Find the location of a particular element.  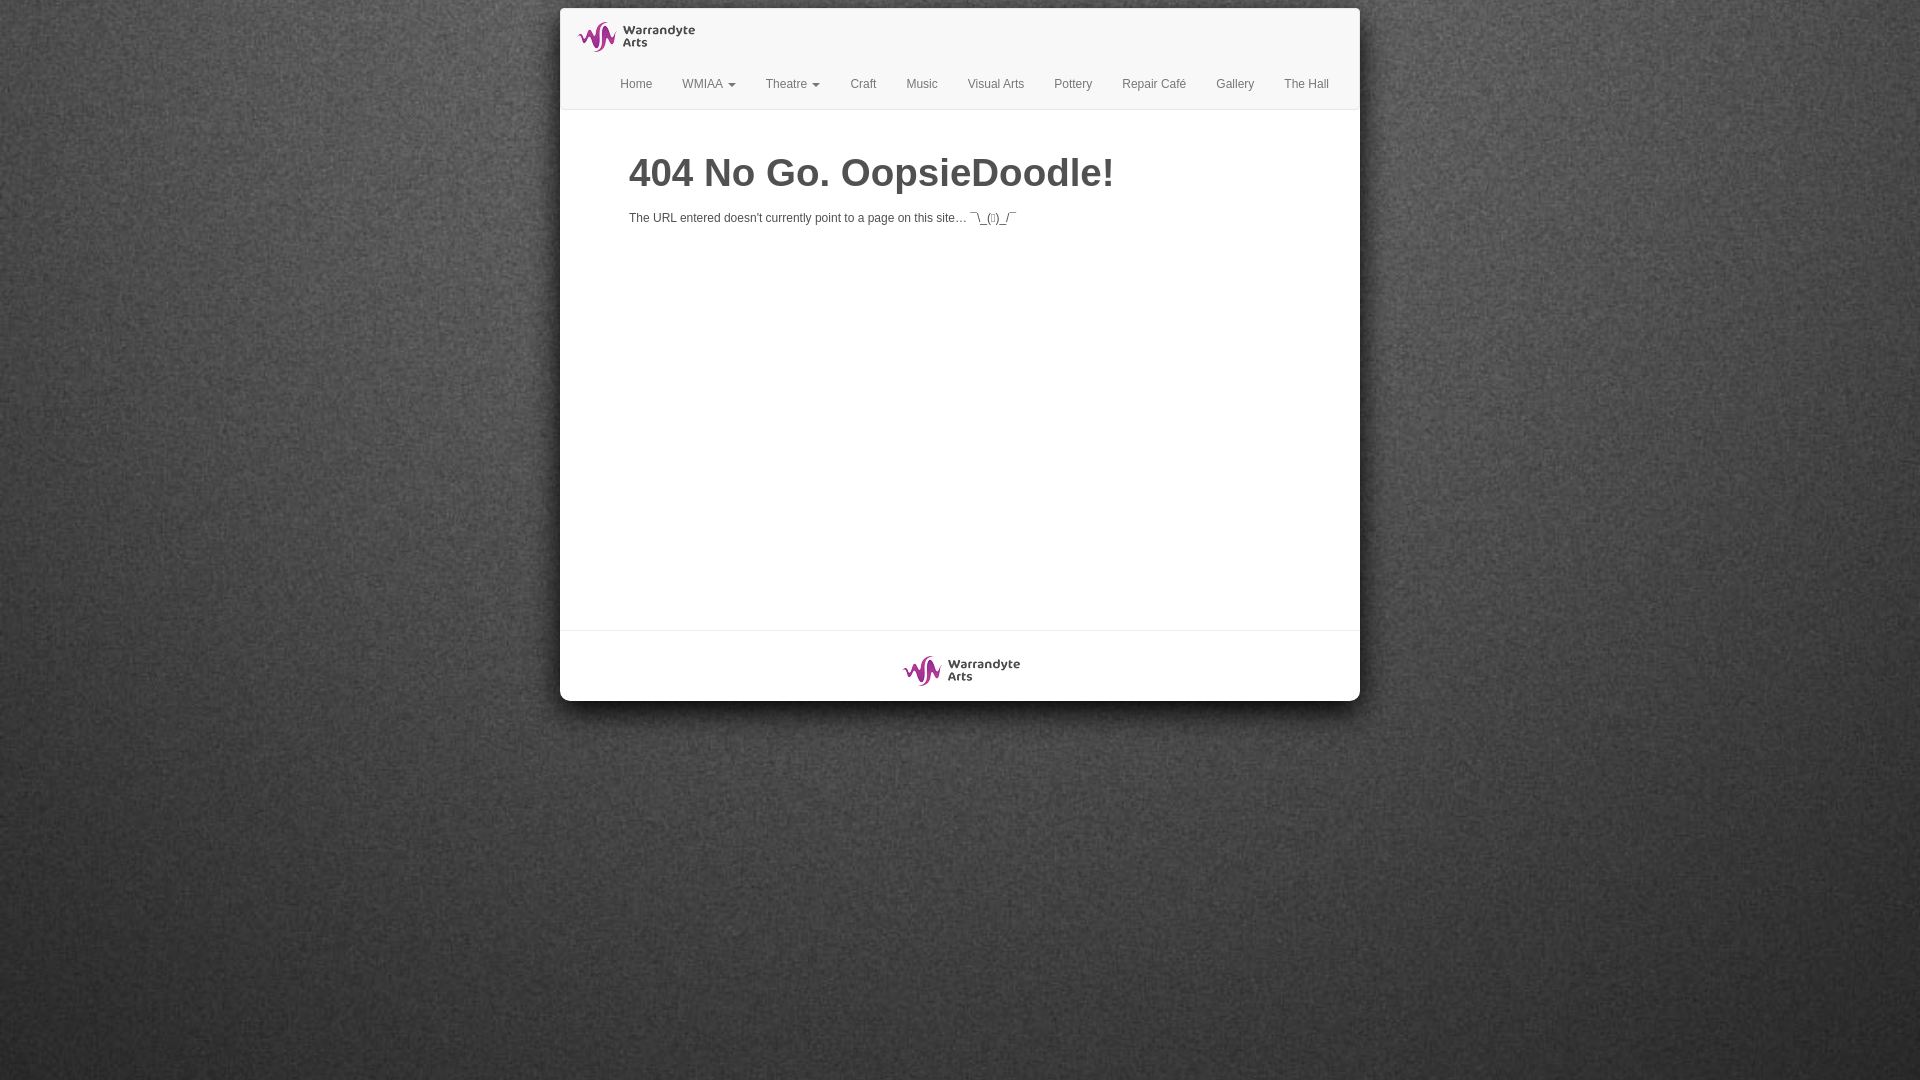

'Theatre' is located at coordinates (792, 83).